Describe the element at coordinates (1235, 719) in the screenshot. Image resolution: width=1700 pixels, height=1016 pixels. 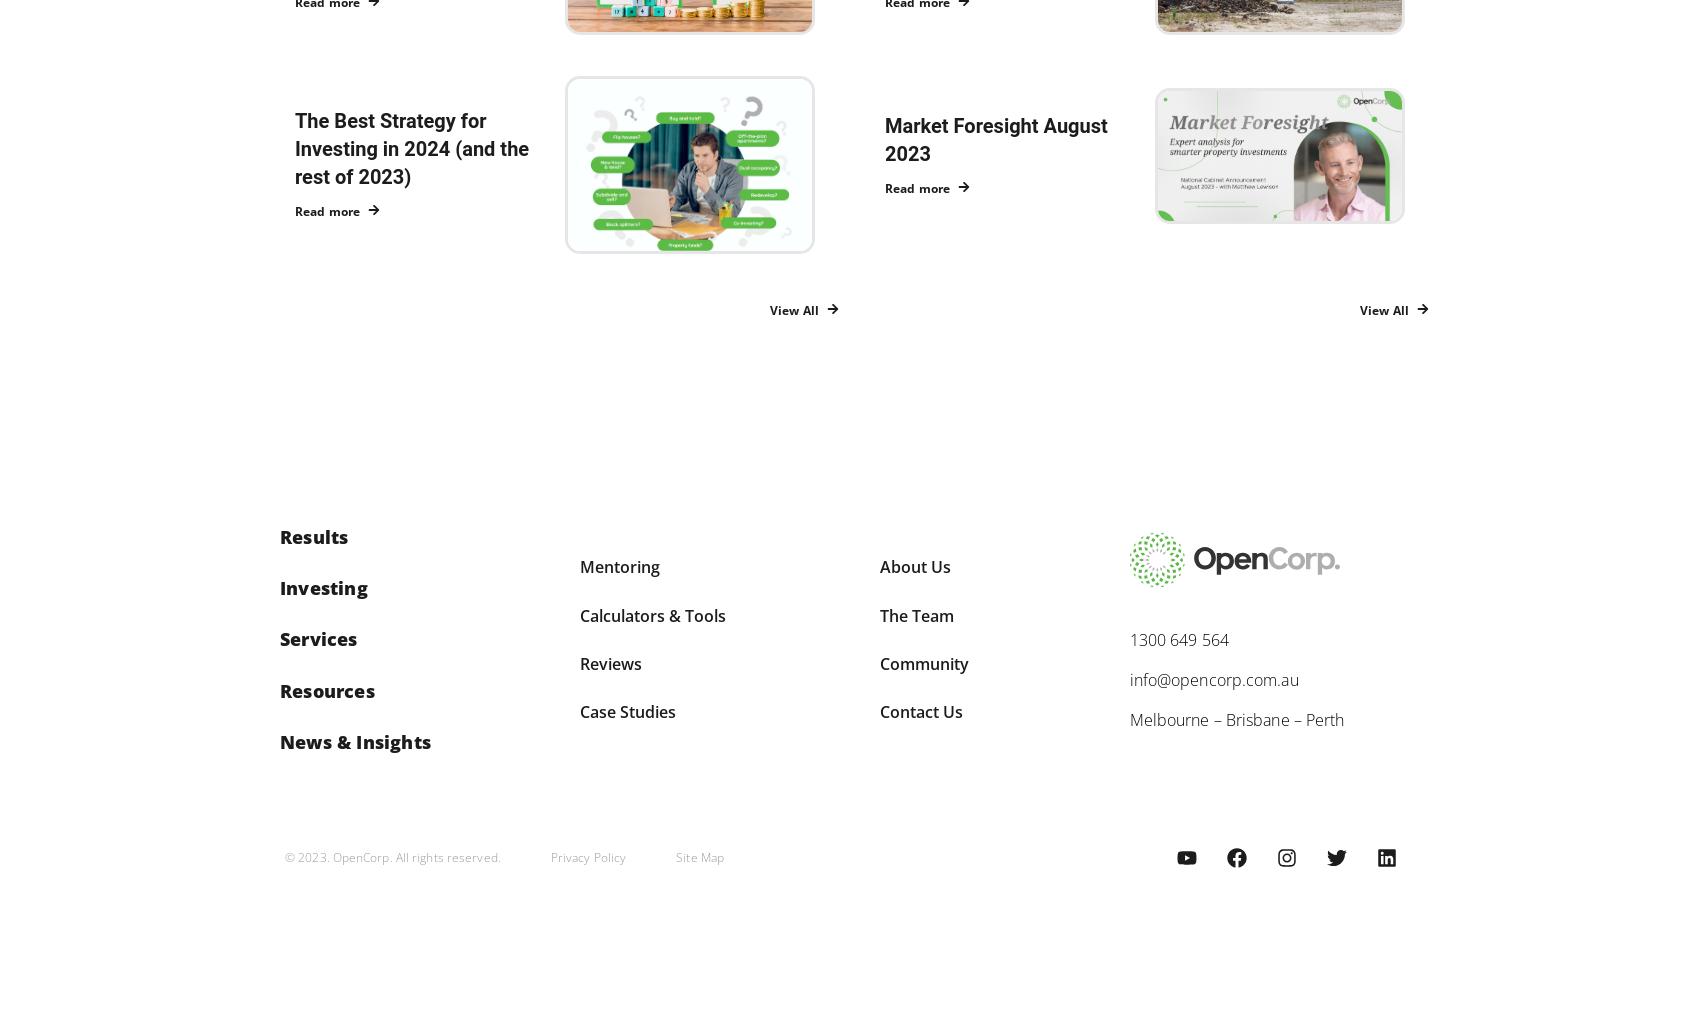
I see `'Melbourne – Brisbane – Perth'` at that location.